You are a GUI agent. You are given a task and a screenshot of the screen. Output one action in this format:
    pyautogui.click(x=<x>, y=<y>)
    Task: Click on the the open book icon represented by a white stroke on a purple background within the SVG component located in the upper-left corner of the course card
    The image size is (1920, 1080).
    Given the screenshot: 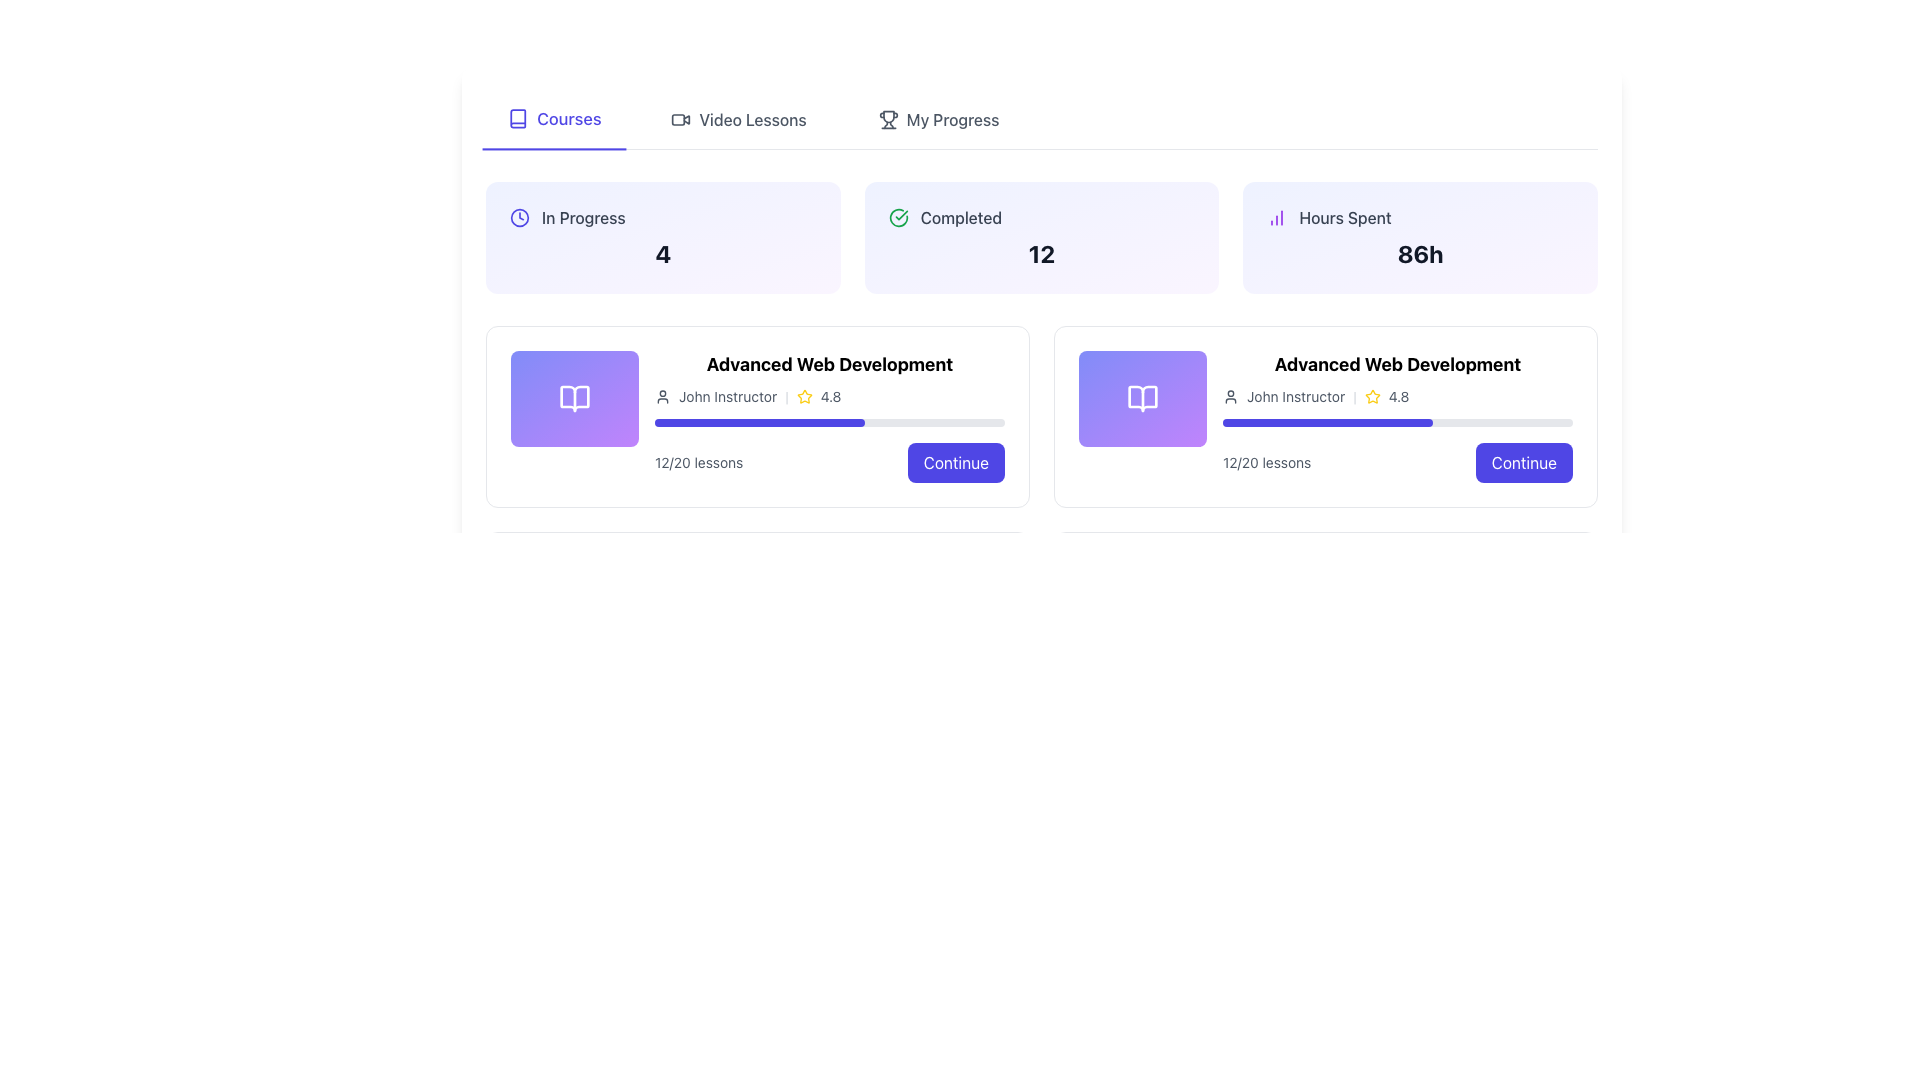 What is the action you would take?
    pyautogui.click(x=1142, y=398)
    